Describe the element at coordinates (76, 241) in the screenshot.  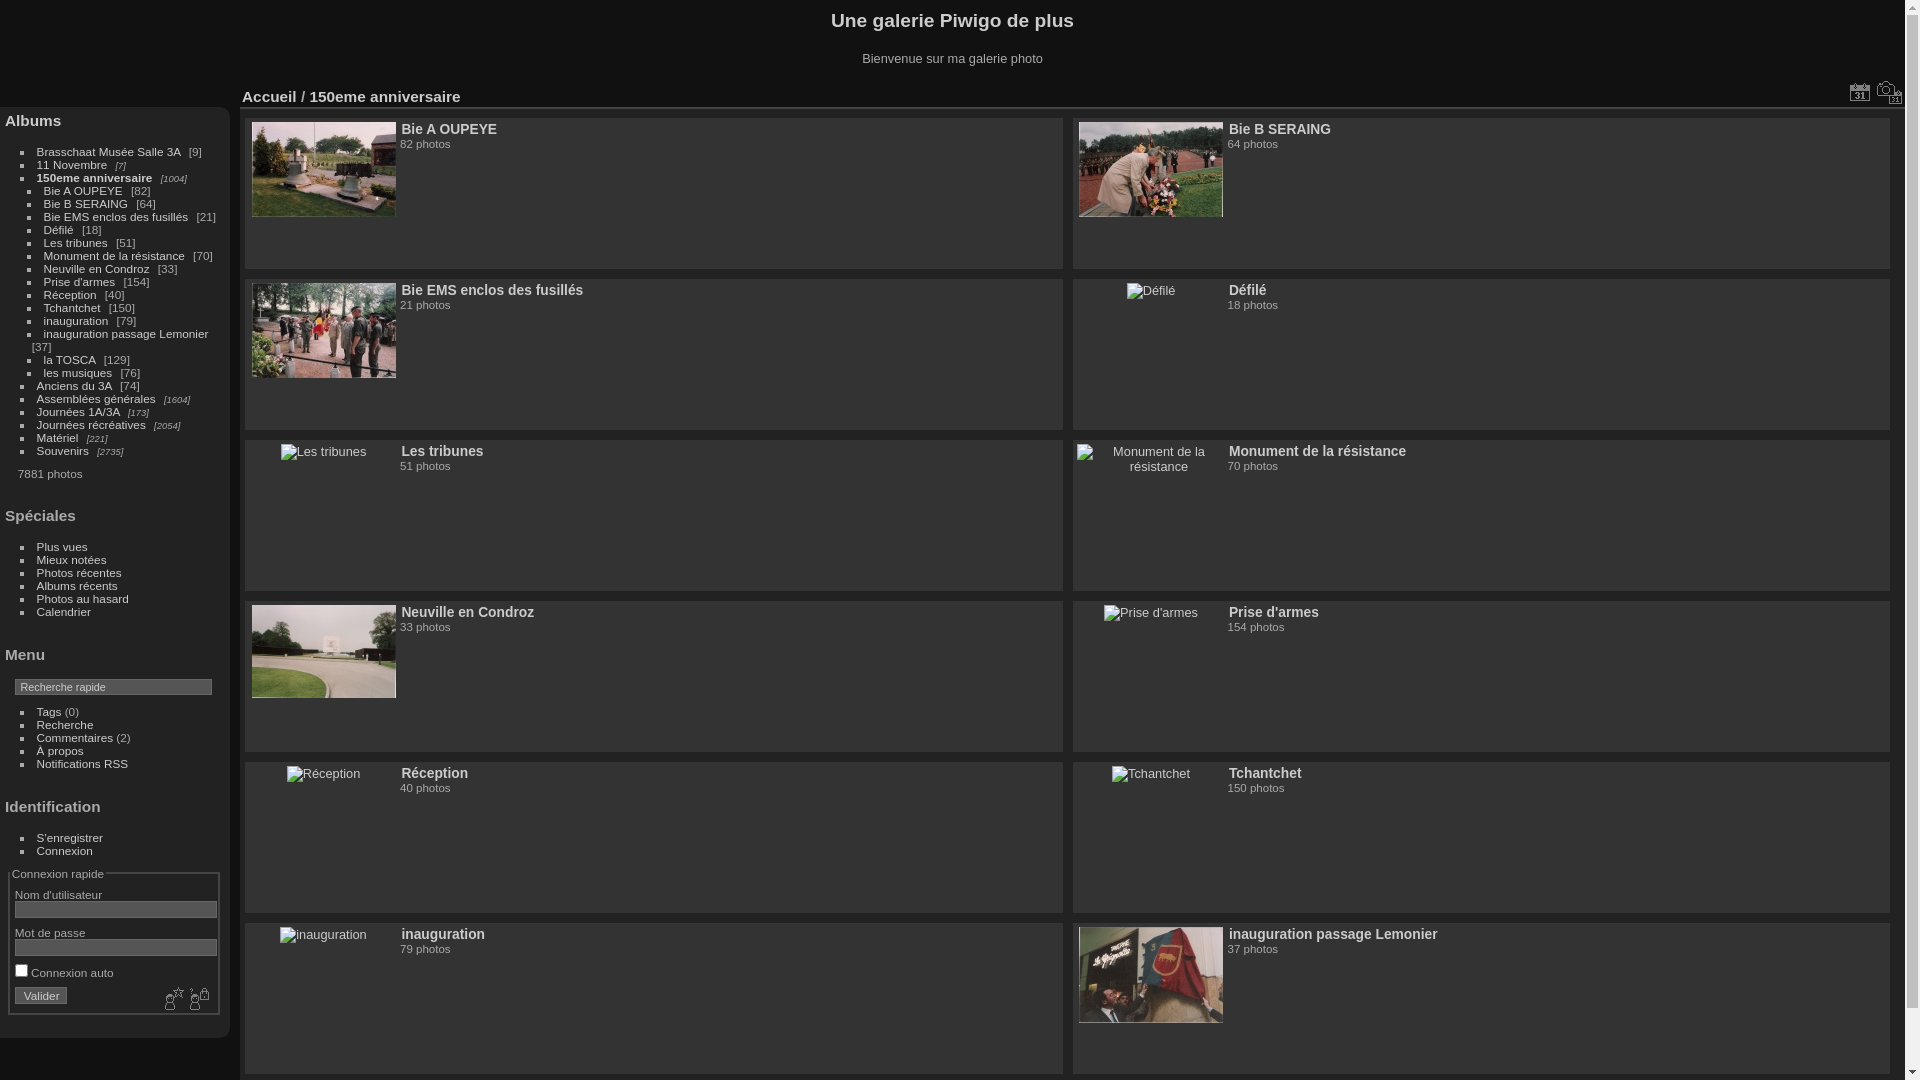
I see `'Les tribunes'` at that location.